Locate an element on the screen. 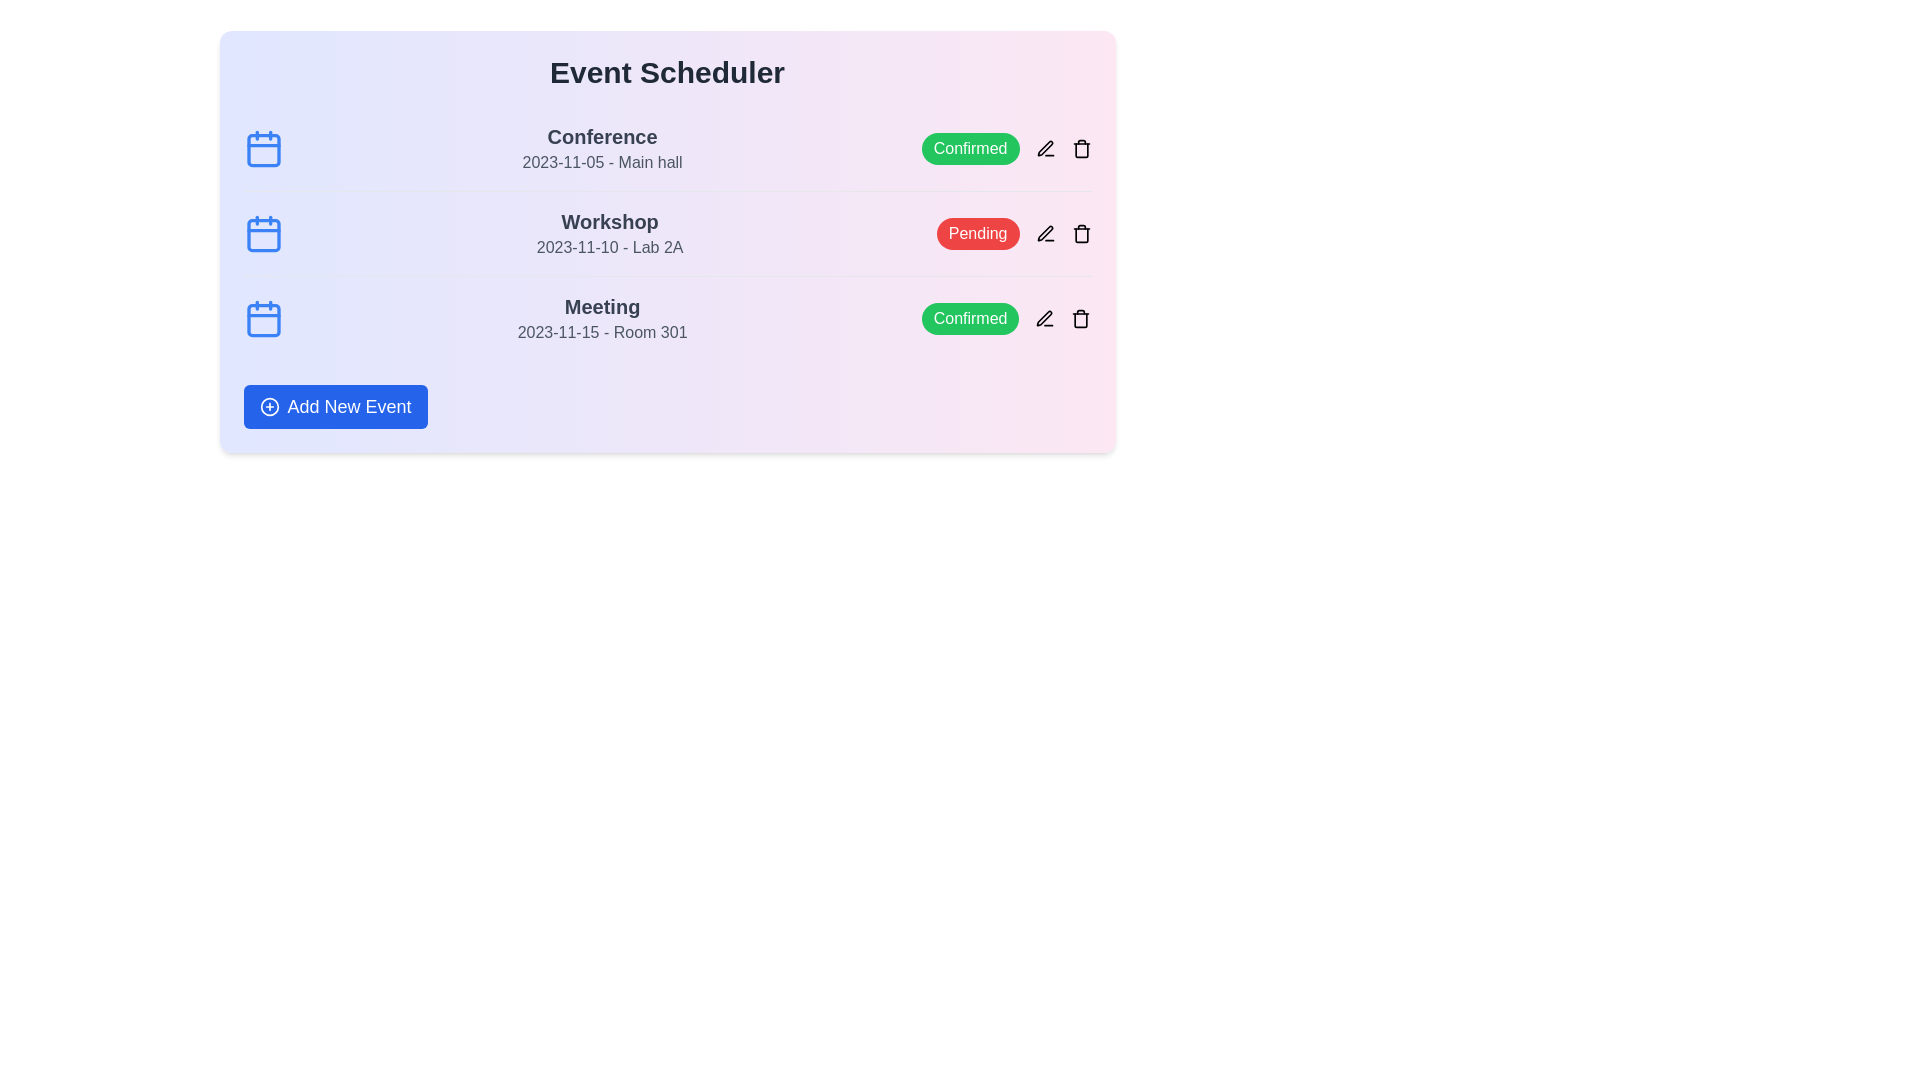 The image size is (1920, 1080). the second icon from the left, positioned to the right of the 'Confirmed' label in the third row is located at coordinates (1044, 318).